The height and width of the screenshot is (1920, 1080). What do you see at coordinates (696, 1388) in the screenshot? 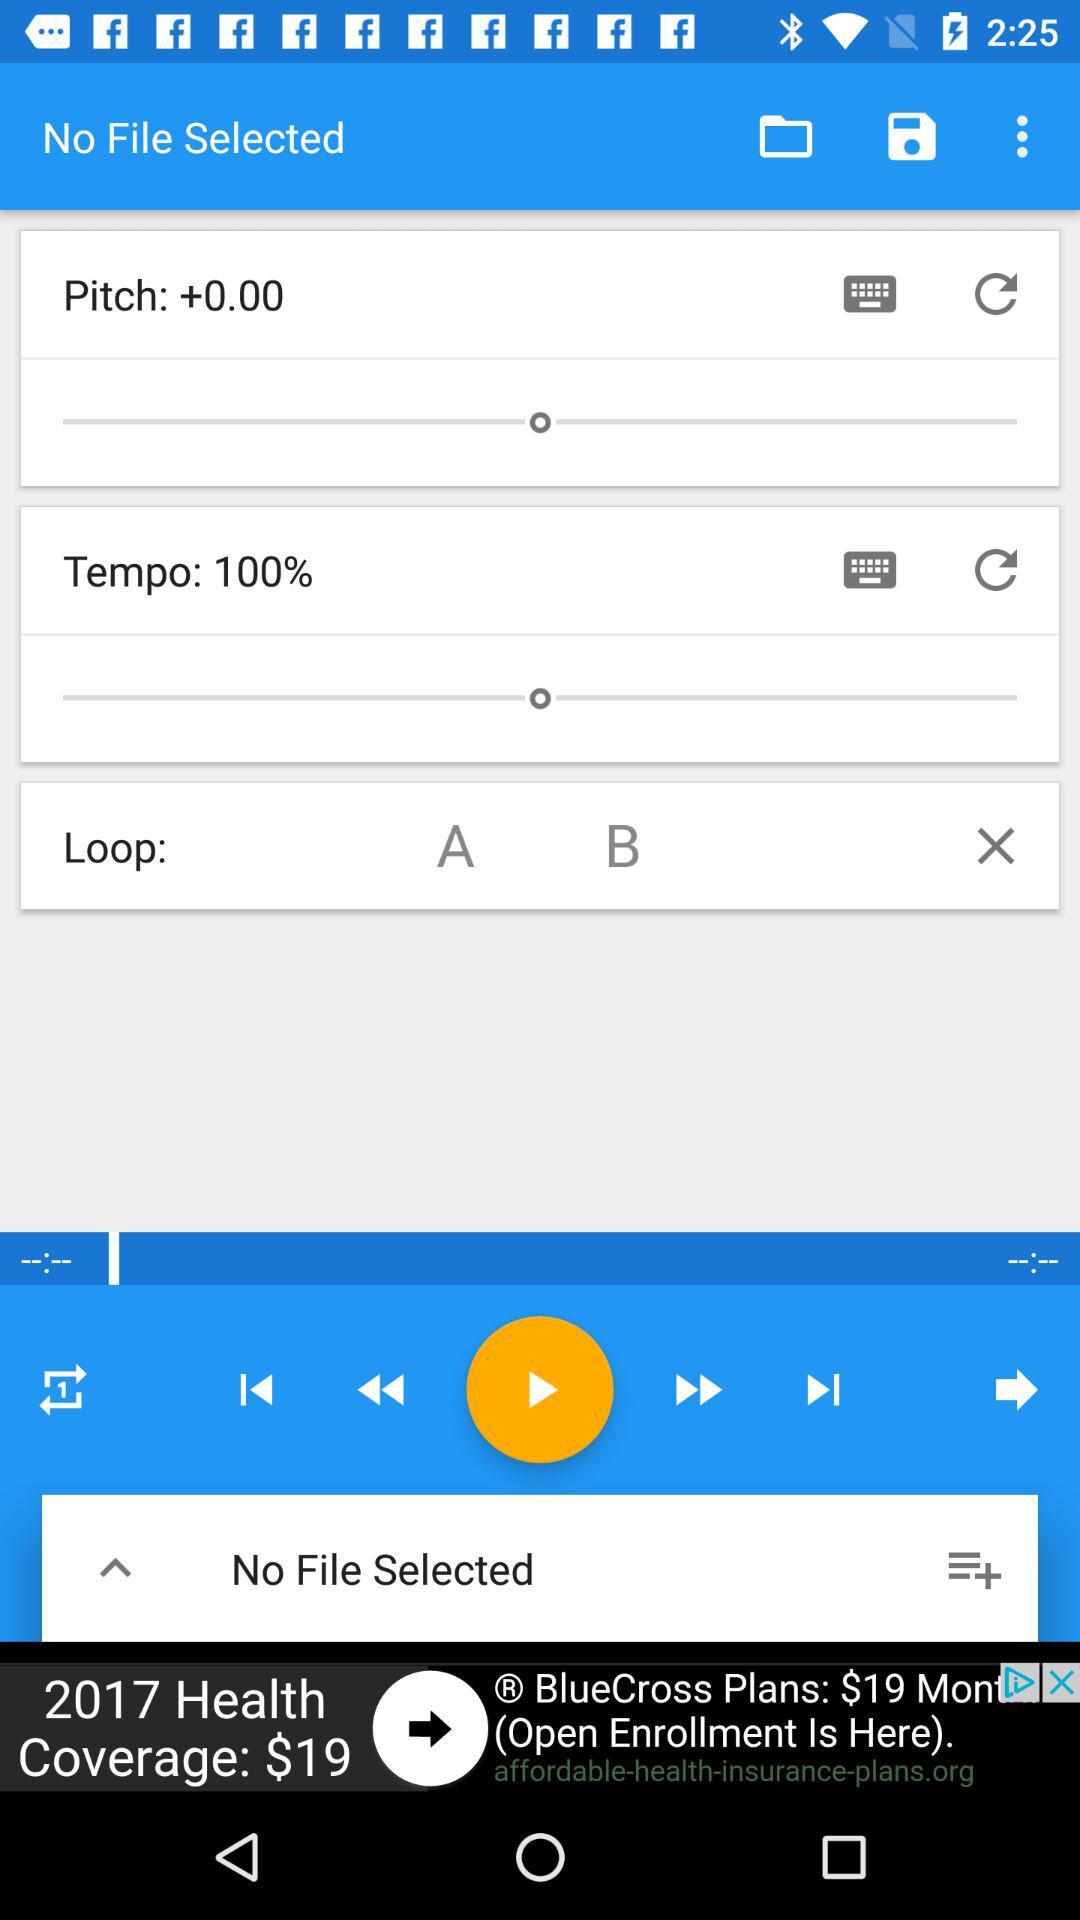
I see `fast forward audio` at bounding box center [696, 1388].